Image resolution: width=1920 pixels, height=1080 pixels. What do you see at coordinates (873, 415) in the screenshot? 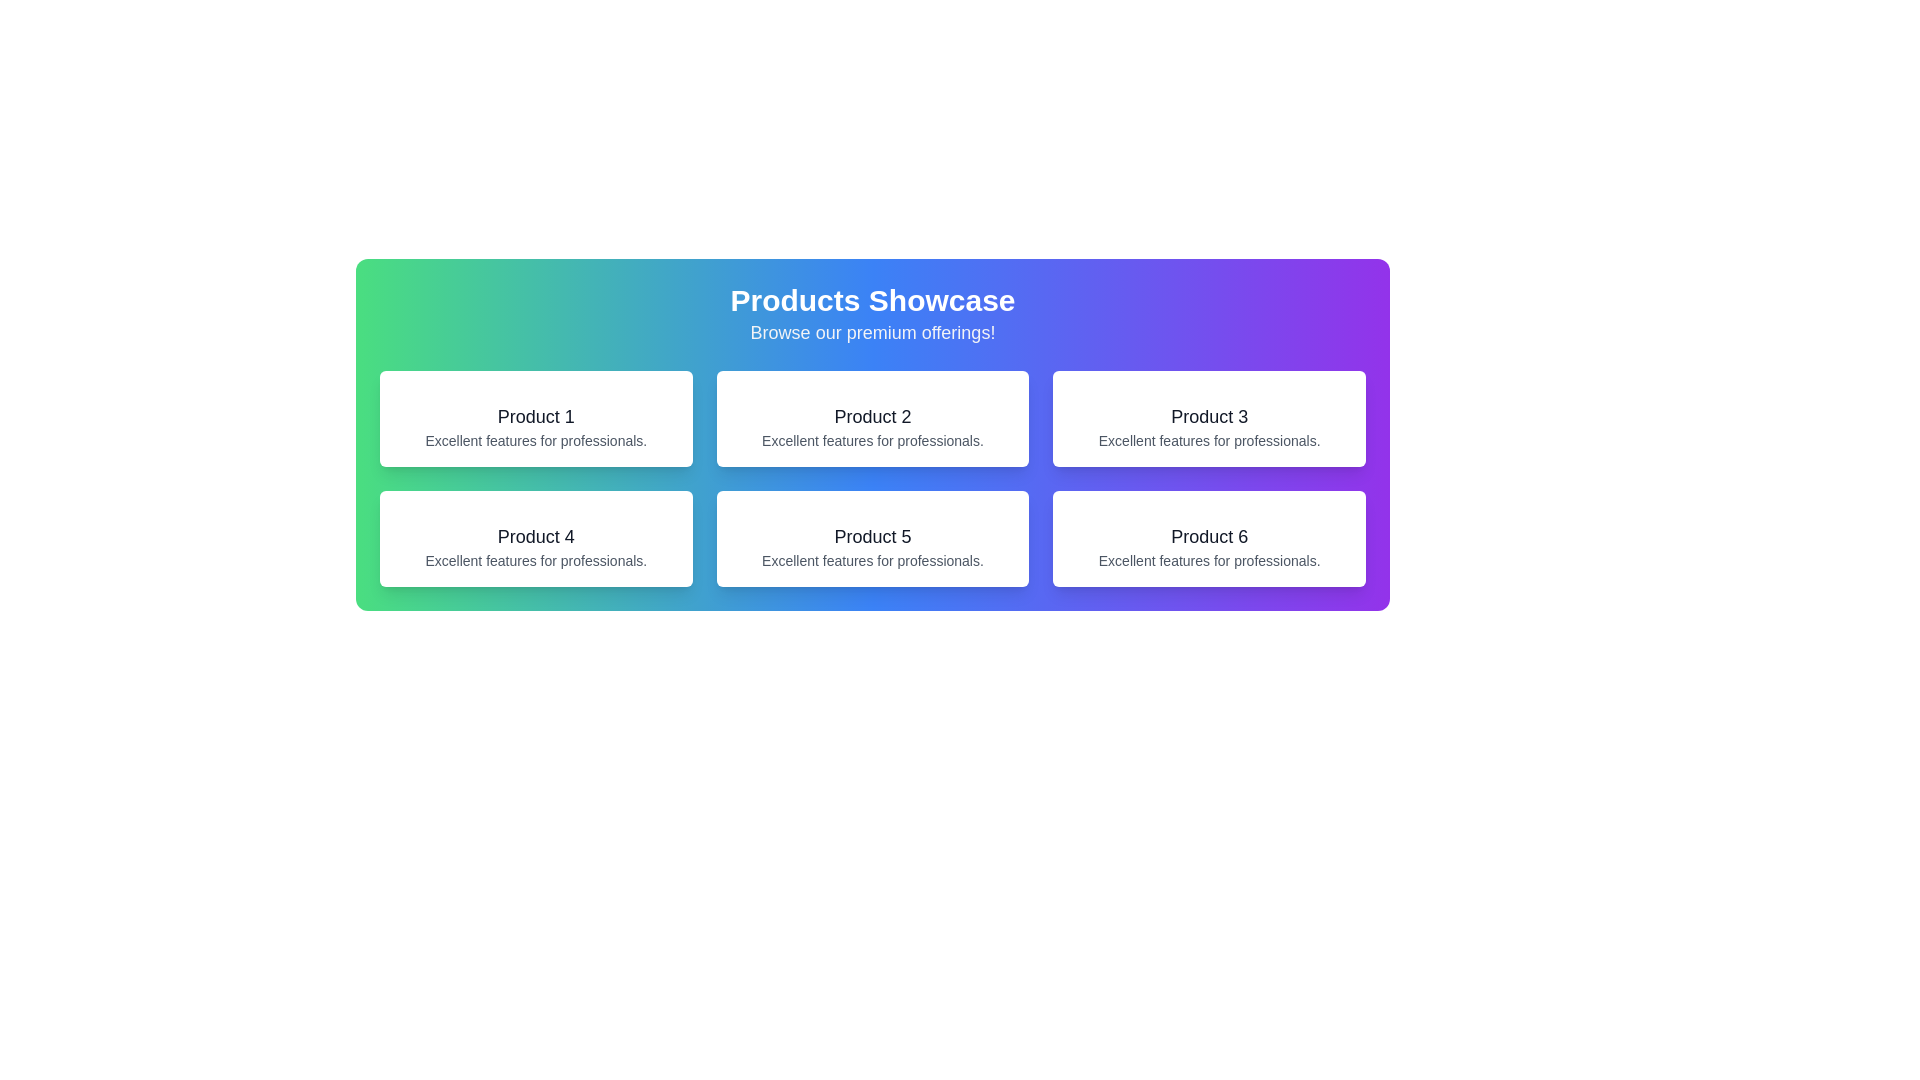
I see `text displayed in the bold font style, 'Product 2', which is positioned prominently within the second card of the grid layout` at bounding box center [873, 415].